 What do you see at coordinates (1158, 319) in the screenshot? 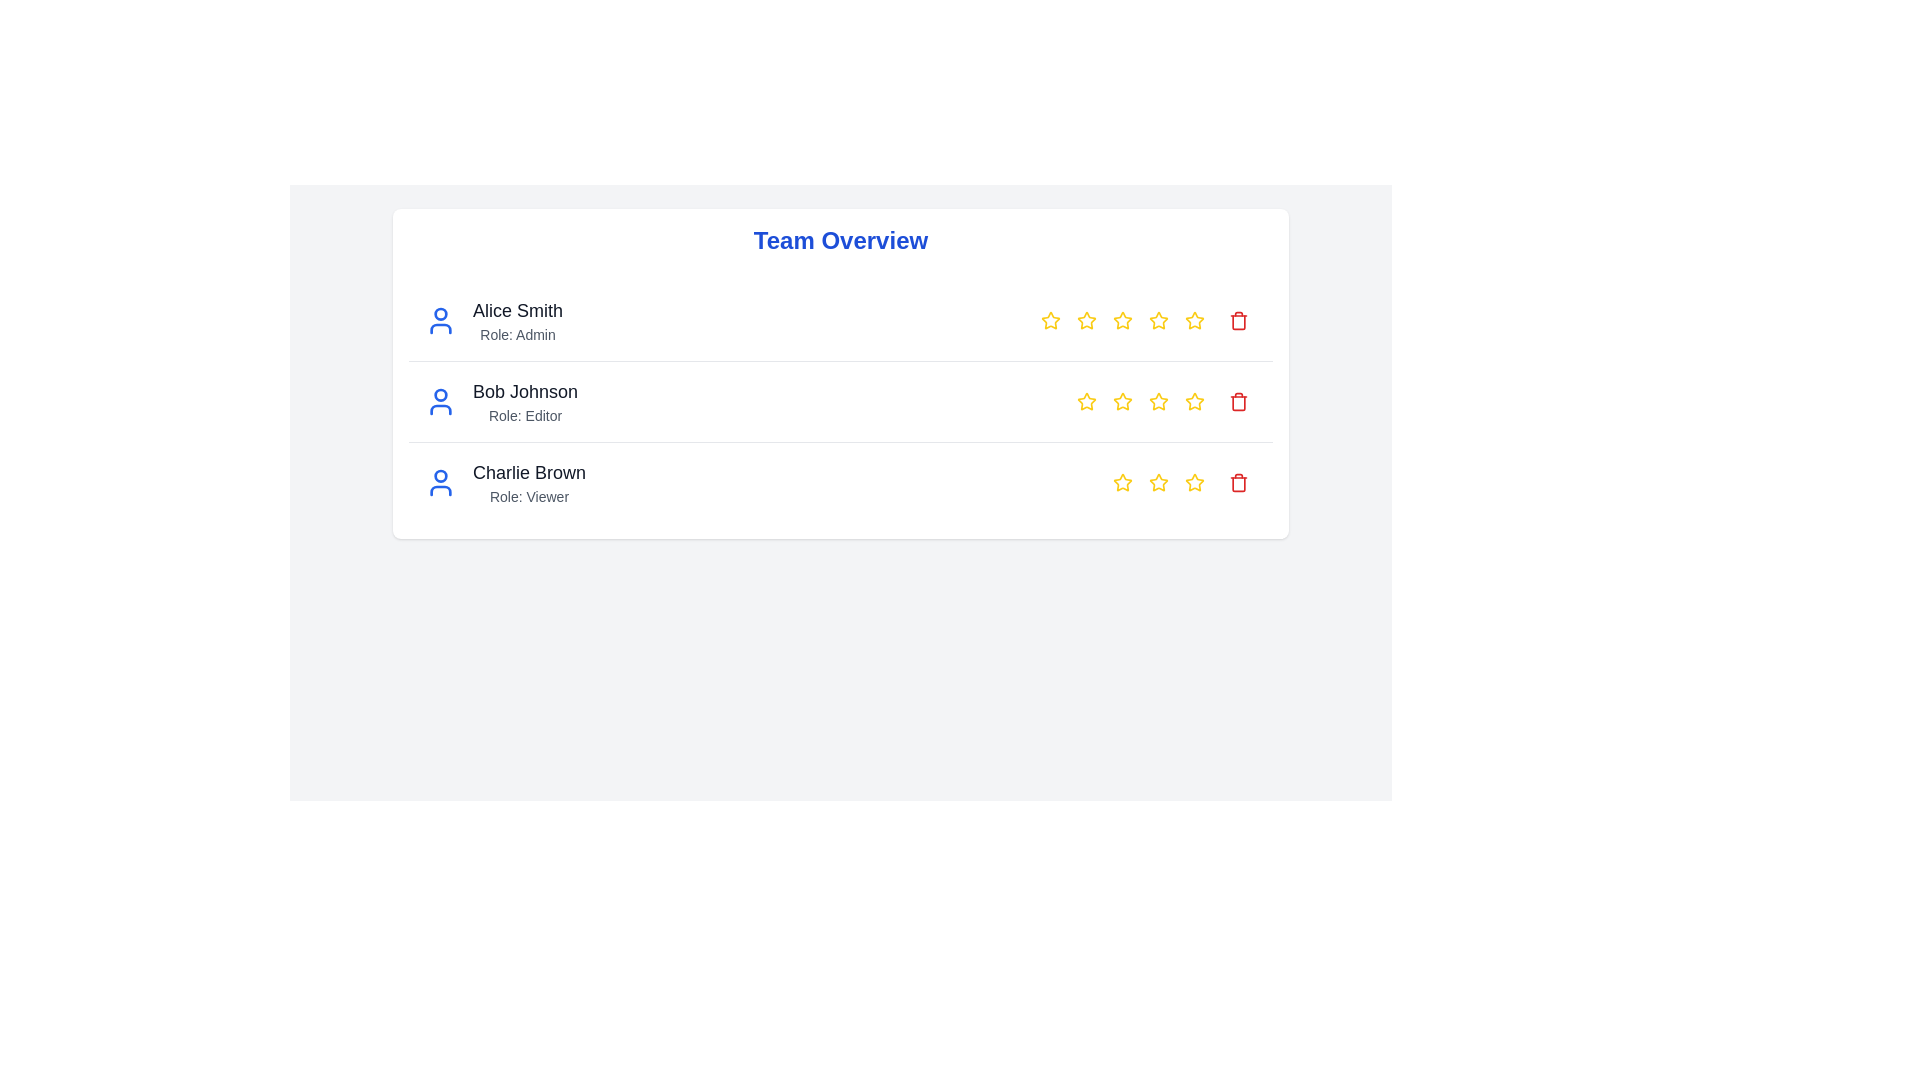
I see `the fifth star rating icon with a yellow outline, located to the right of 'Alice Smith'` at bounding box center [1158, 319].